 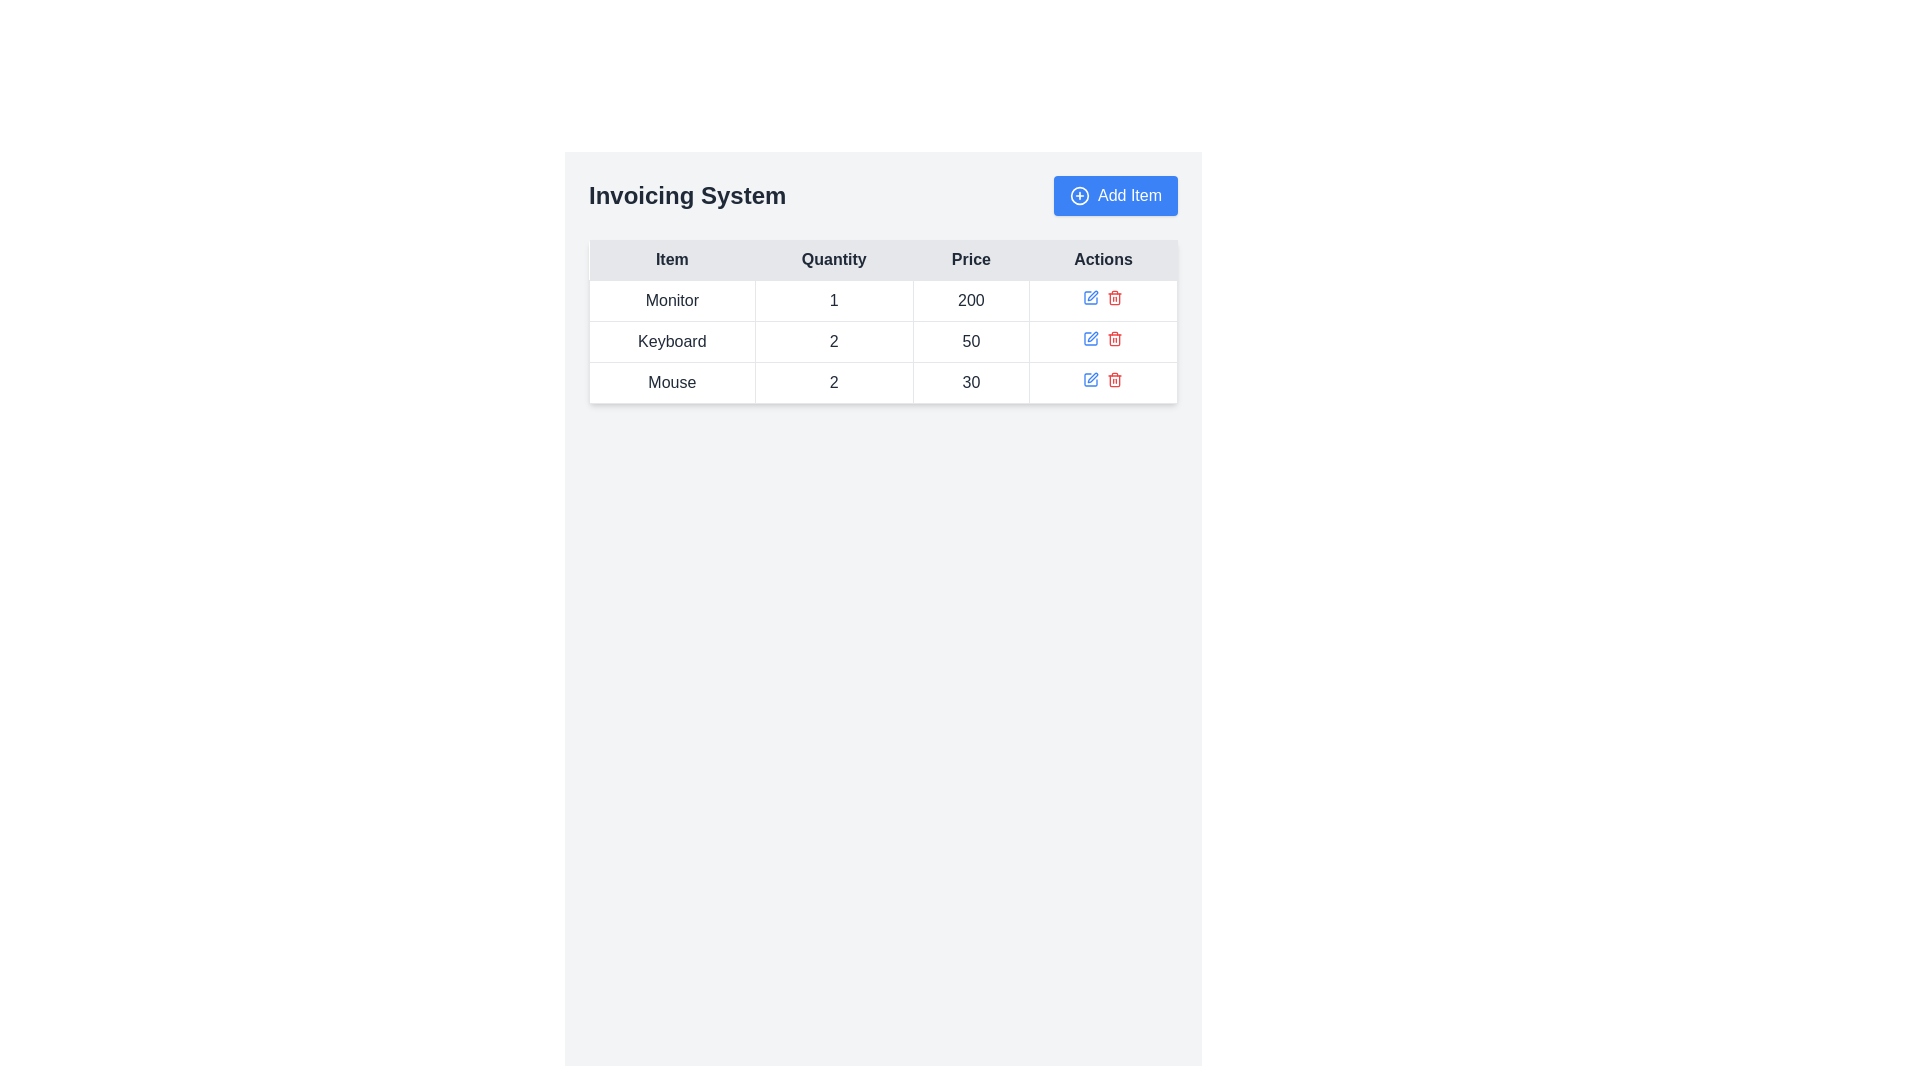 I want to click on the text label displaying '30' in the 'Price' column of the last row corresponding to the 'Mouse' item in the table, so click(x=971, y=382).